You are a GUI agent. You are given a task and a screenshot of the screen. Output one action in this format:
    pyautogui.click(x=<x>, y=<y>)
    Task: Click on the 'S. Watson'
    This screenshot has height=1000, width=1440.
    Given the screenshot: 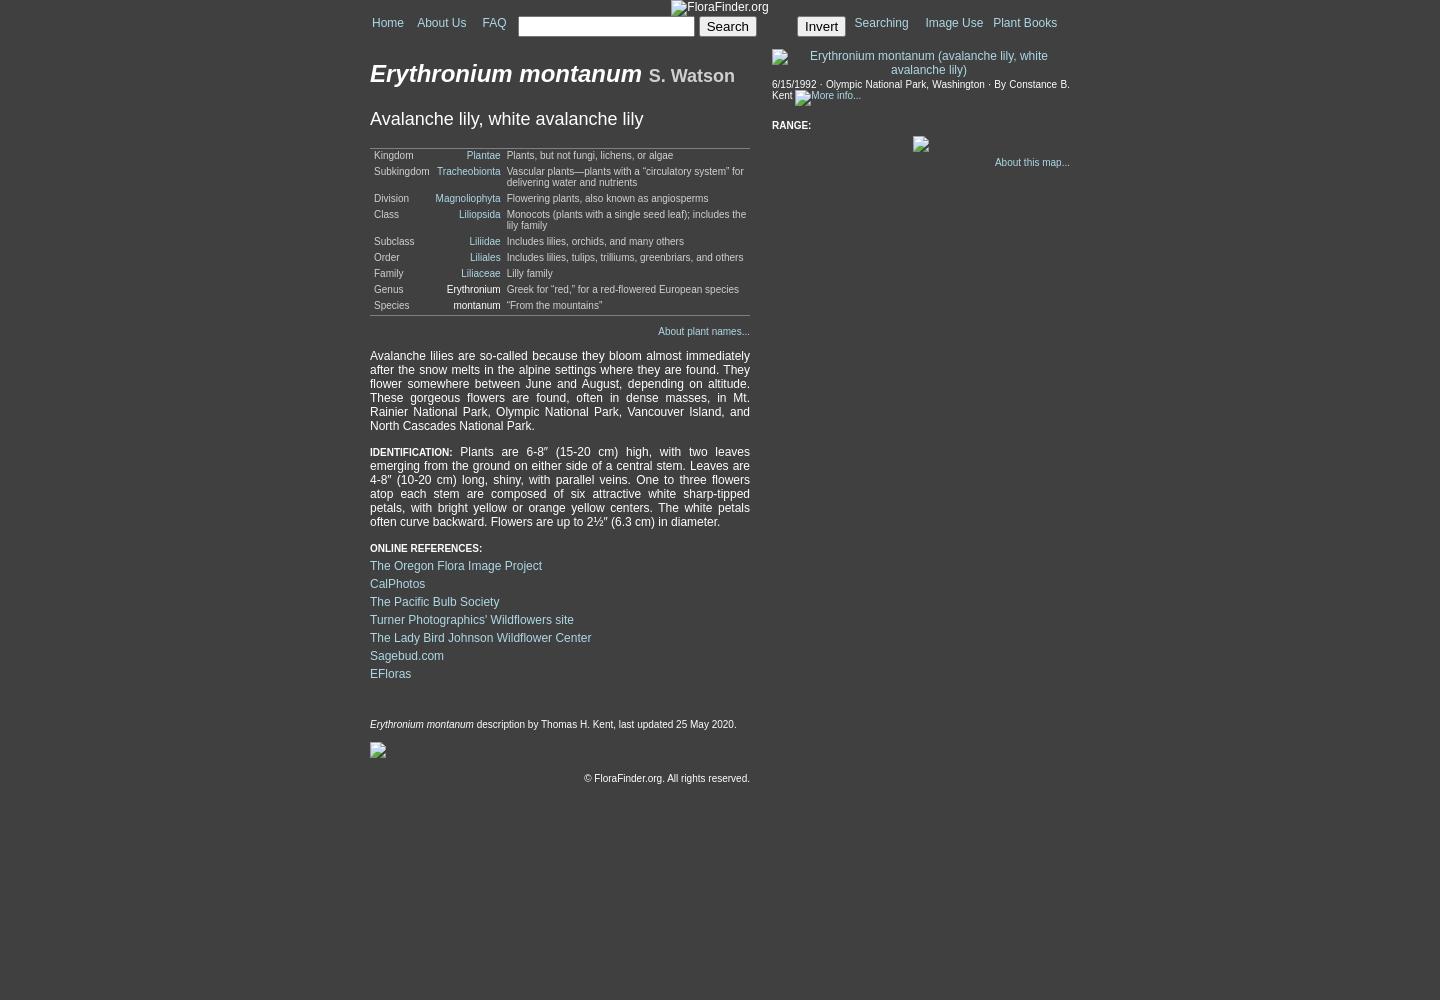 What is the action you would take?
    pyautogui.click(x=691, y=75)
    